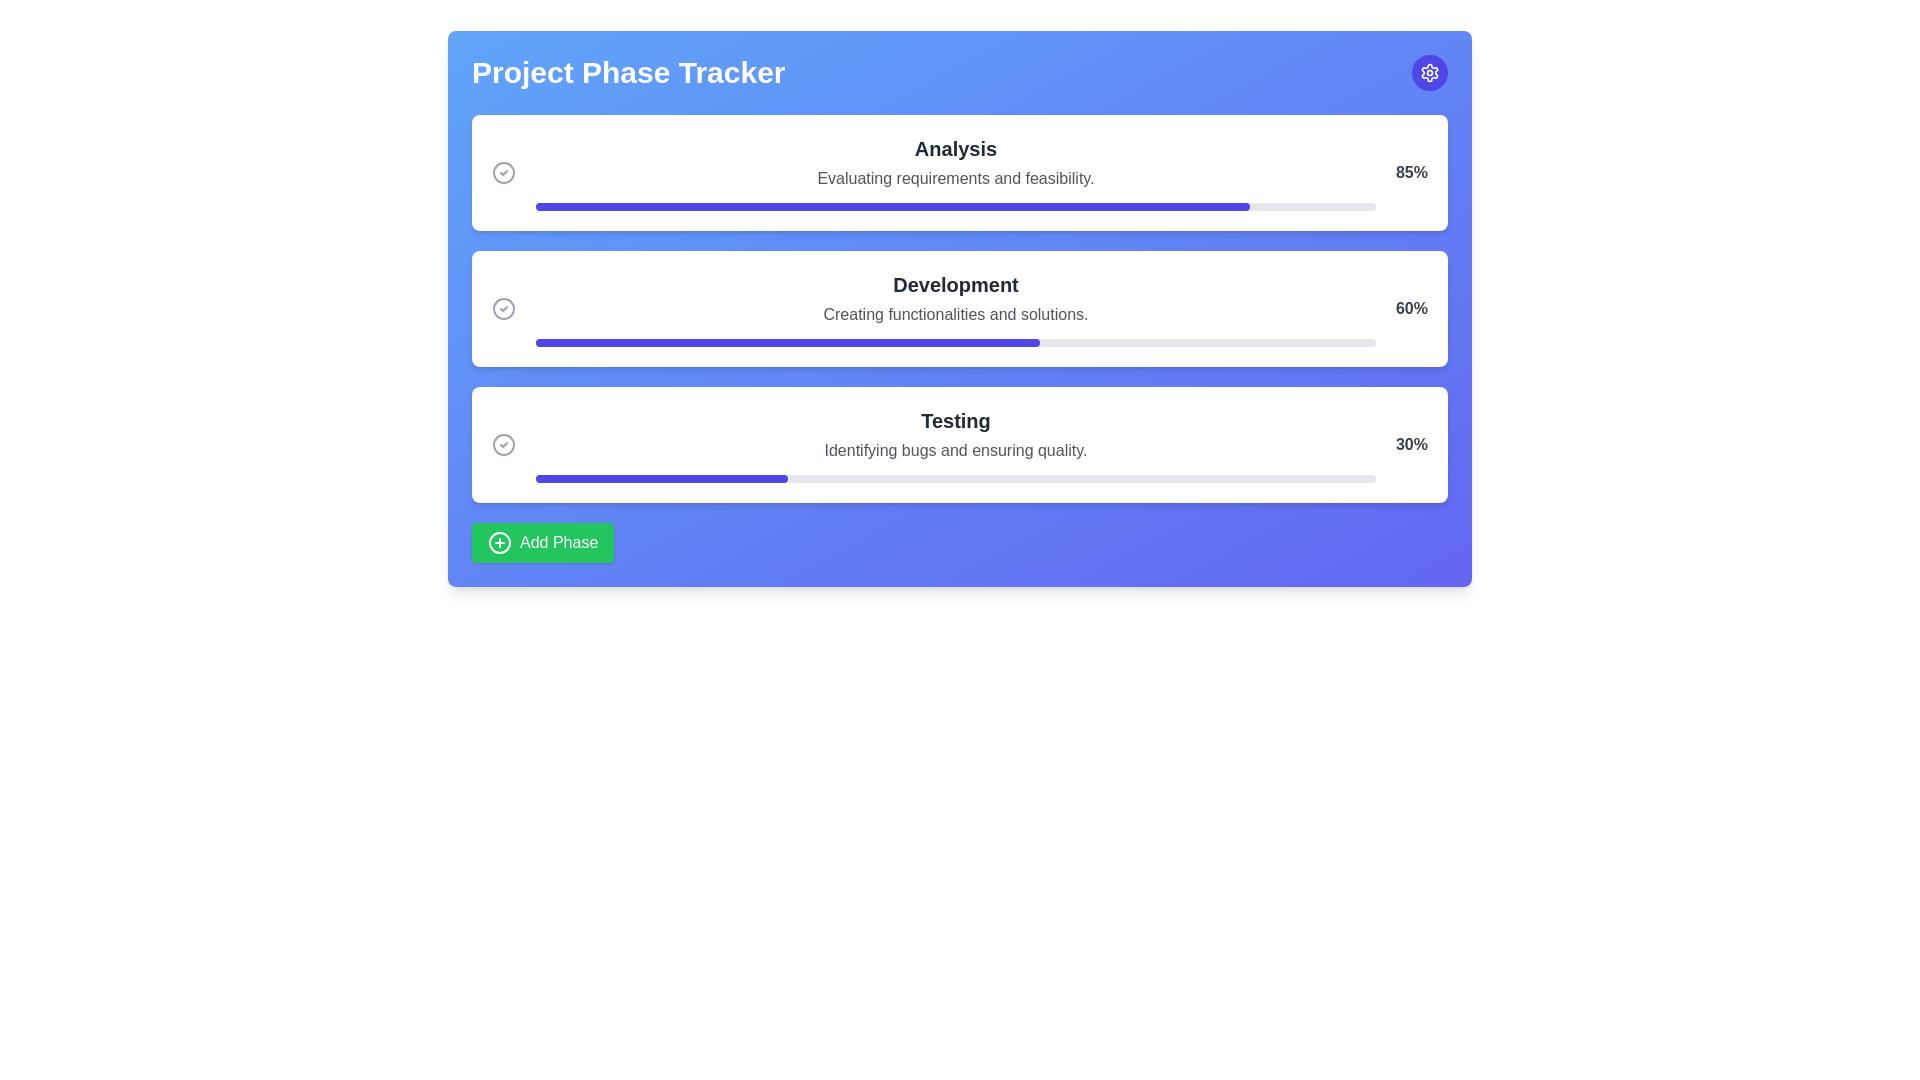 The height and width of the screenshot is (1080, 1920). Describe the element at coordinates (954, 207) in the screenshot. I see `the progress of the horizontal progress bar labeled 'Analysis', which is filled to 85% of its width, located in the progress tracker interface` at that location.